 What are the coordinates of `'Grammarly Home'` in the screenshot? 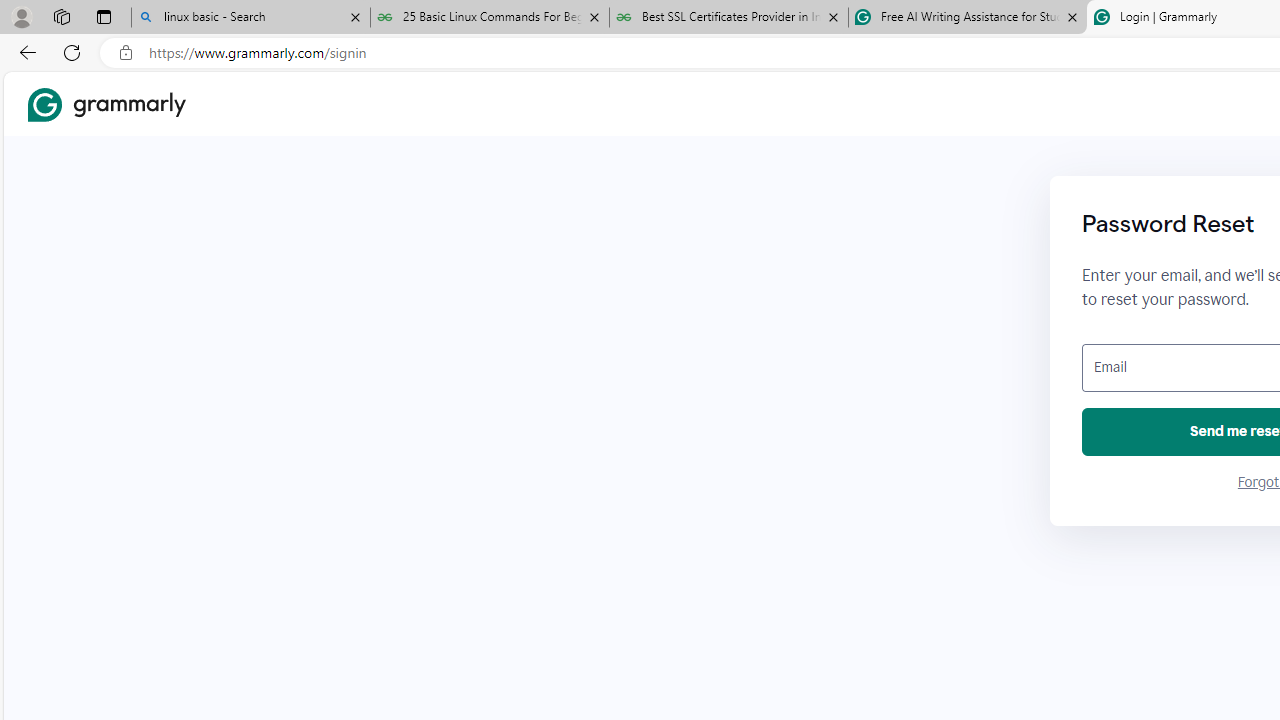 It's located at (105, 104).